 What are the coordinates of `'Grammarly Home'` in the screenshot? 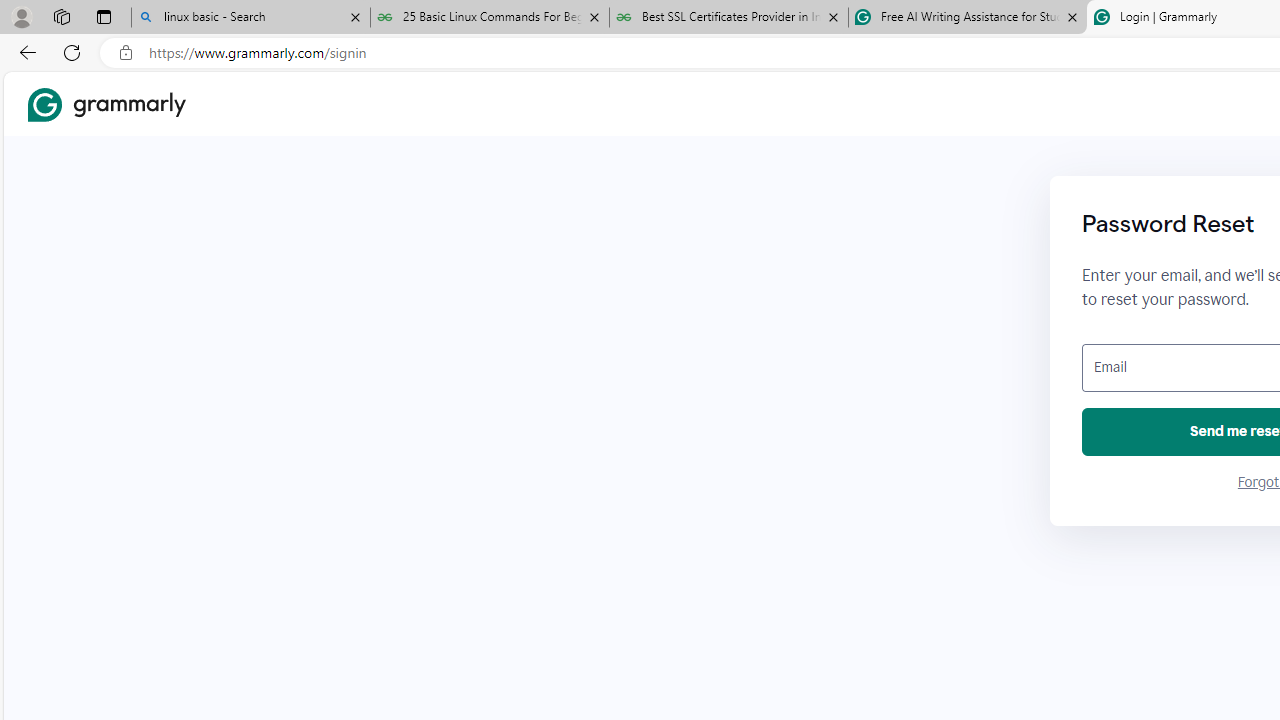 It's located at (105, 104).